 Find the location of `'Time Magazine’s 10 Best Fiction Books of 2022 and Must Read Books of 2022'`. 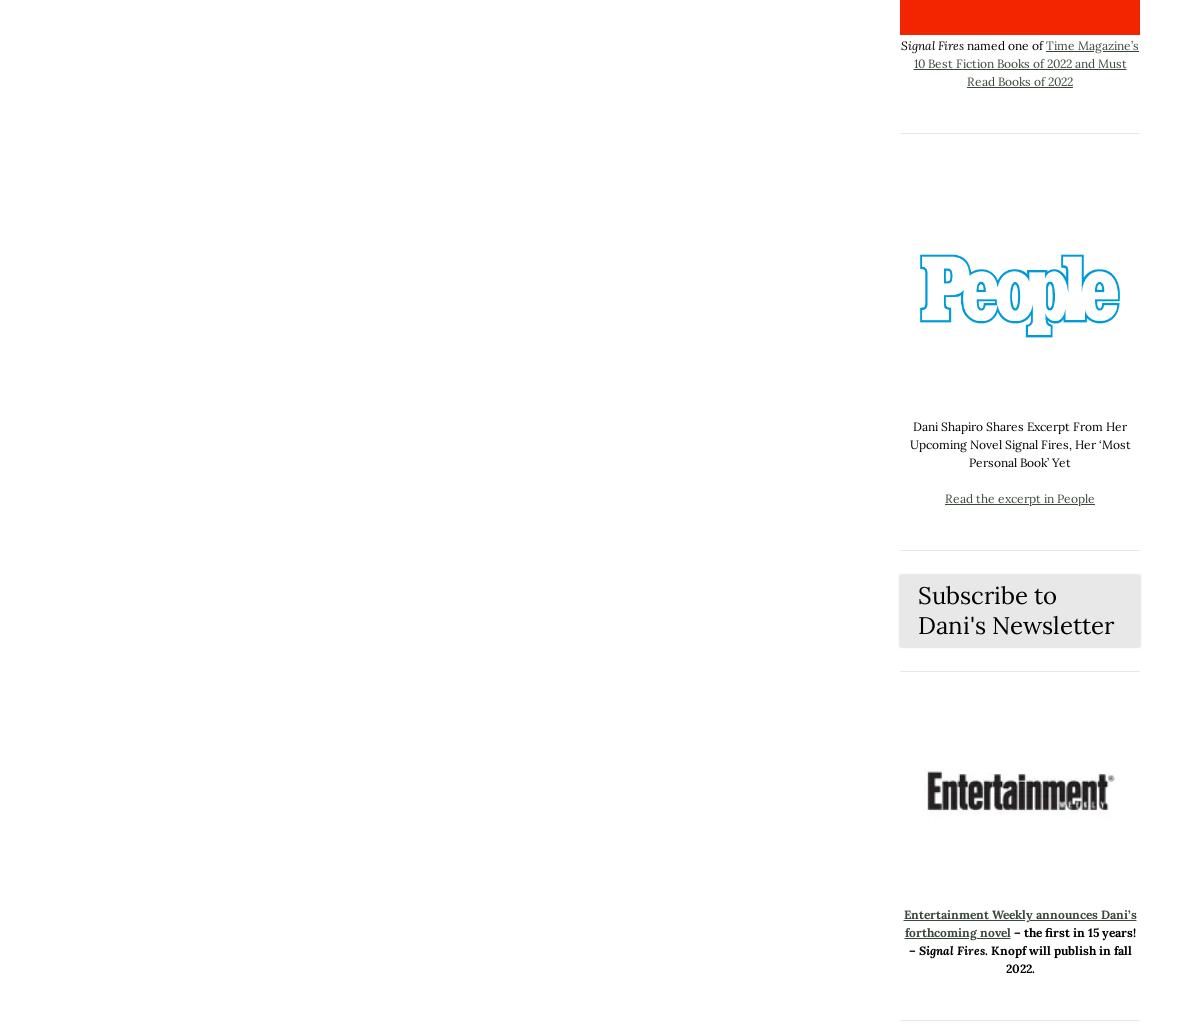

'Time Magazine’s 10 Best Fiction Books of 2022 and Must Read Books of 2022' is located at coordinates (912, 63).